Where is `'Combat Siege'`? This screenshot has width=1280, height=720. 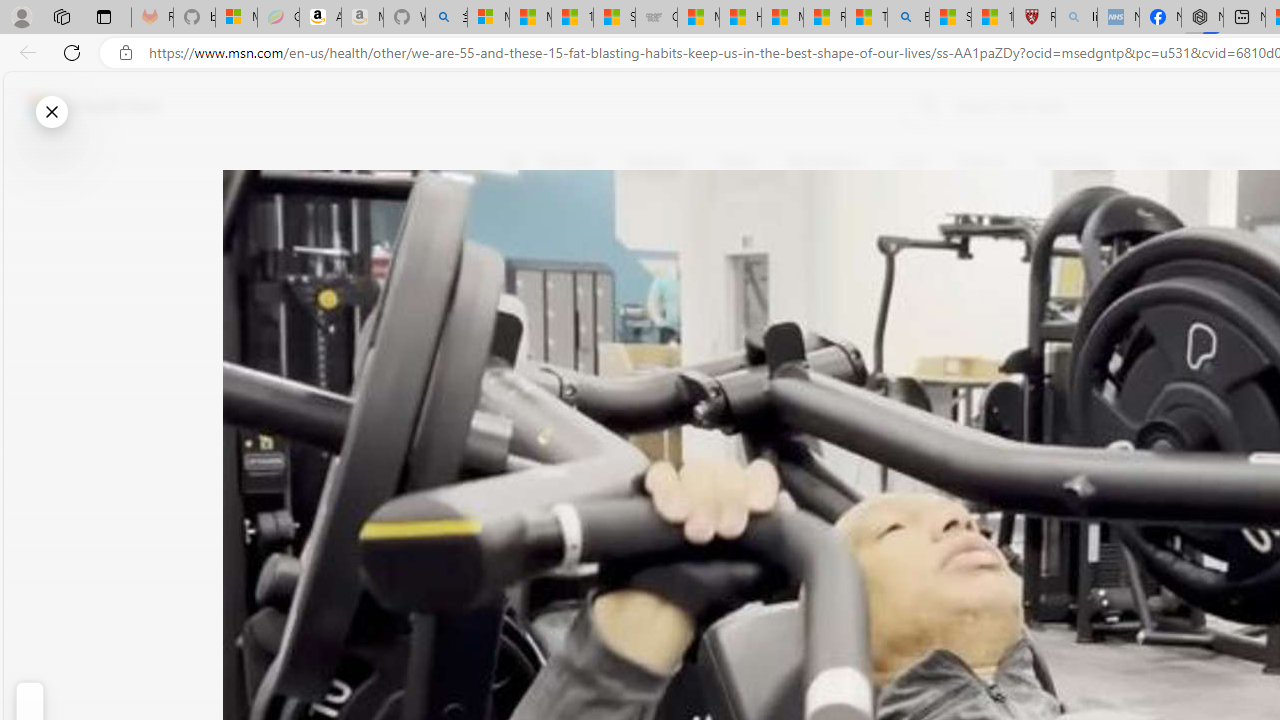 'Combat Siege' is located at coordinates (656, 17).